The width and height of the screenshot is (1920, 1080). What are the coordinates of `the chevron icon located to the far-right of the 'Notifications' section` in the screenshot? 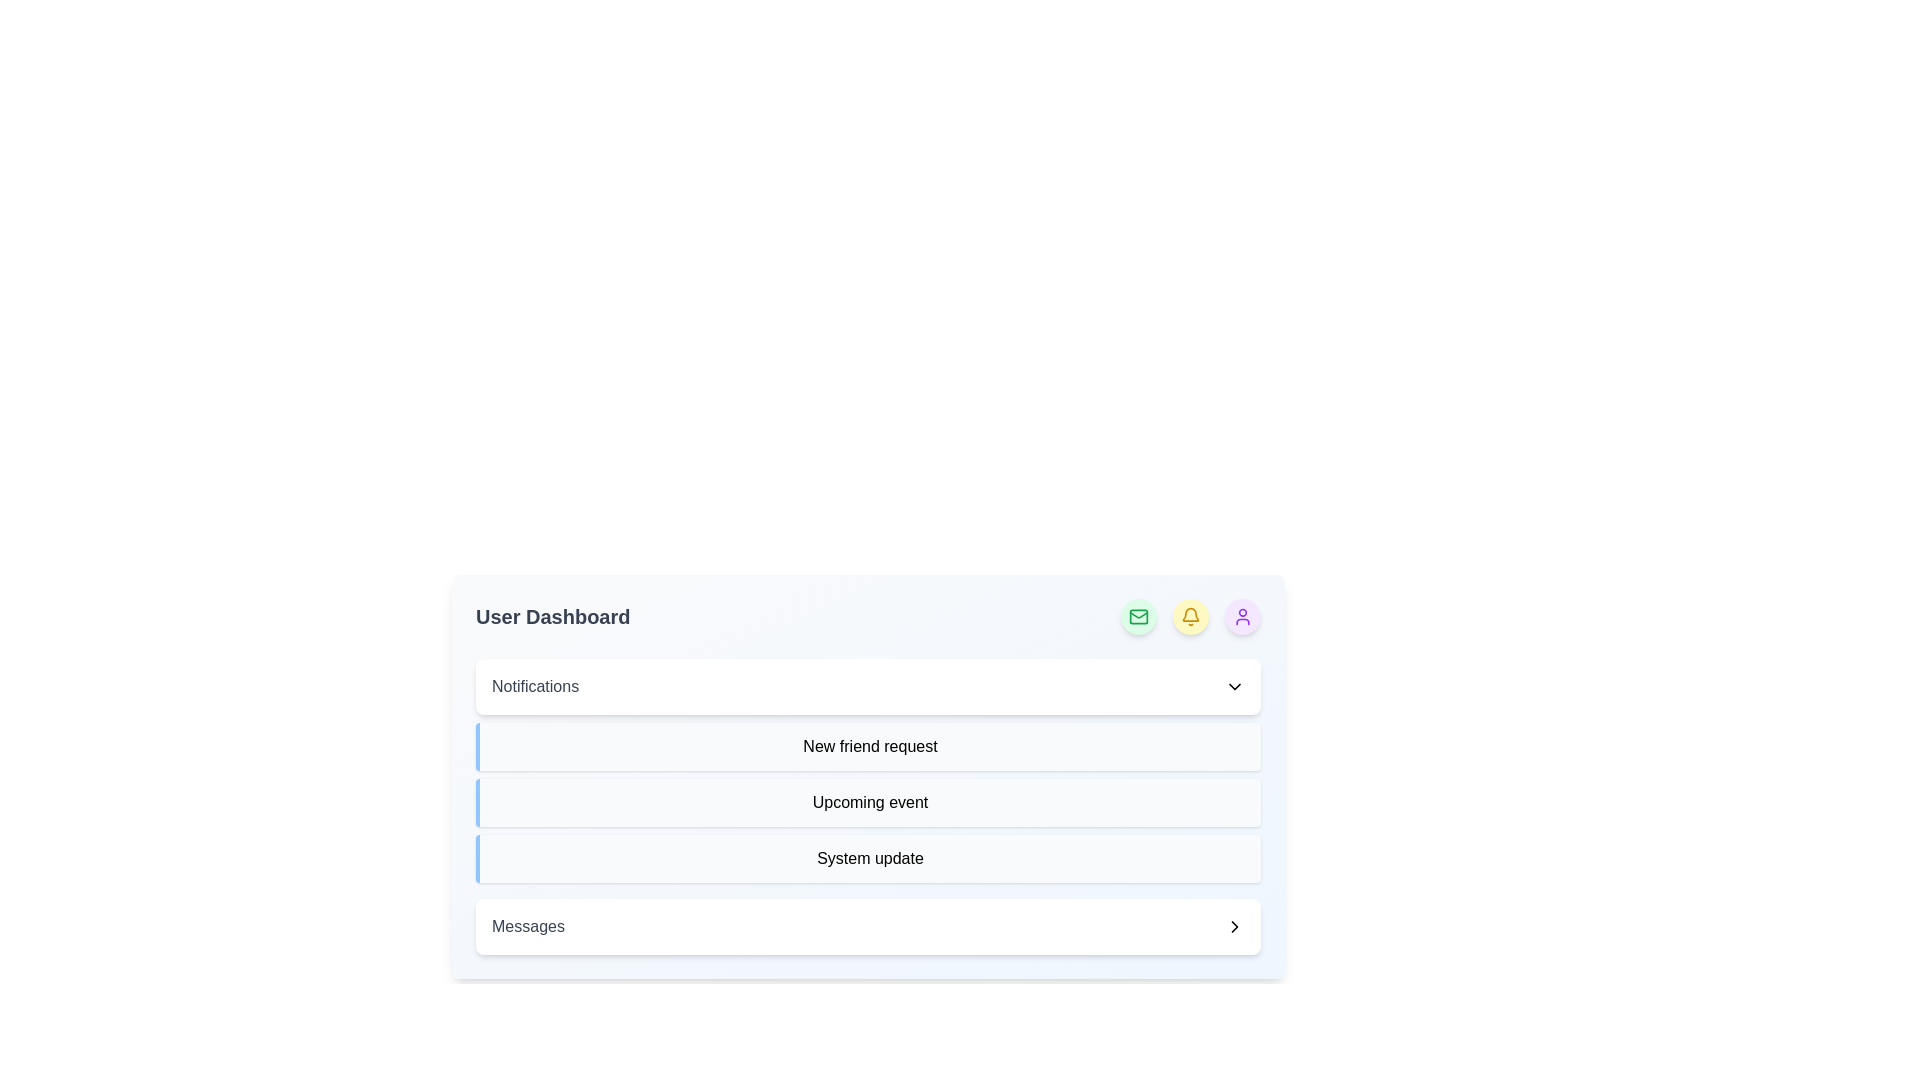 It's located at (1233, 685).